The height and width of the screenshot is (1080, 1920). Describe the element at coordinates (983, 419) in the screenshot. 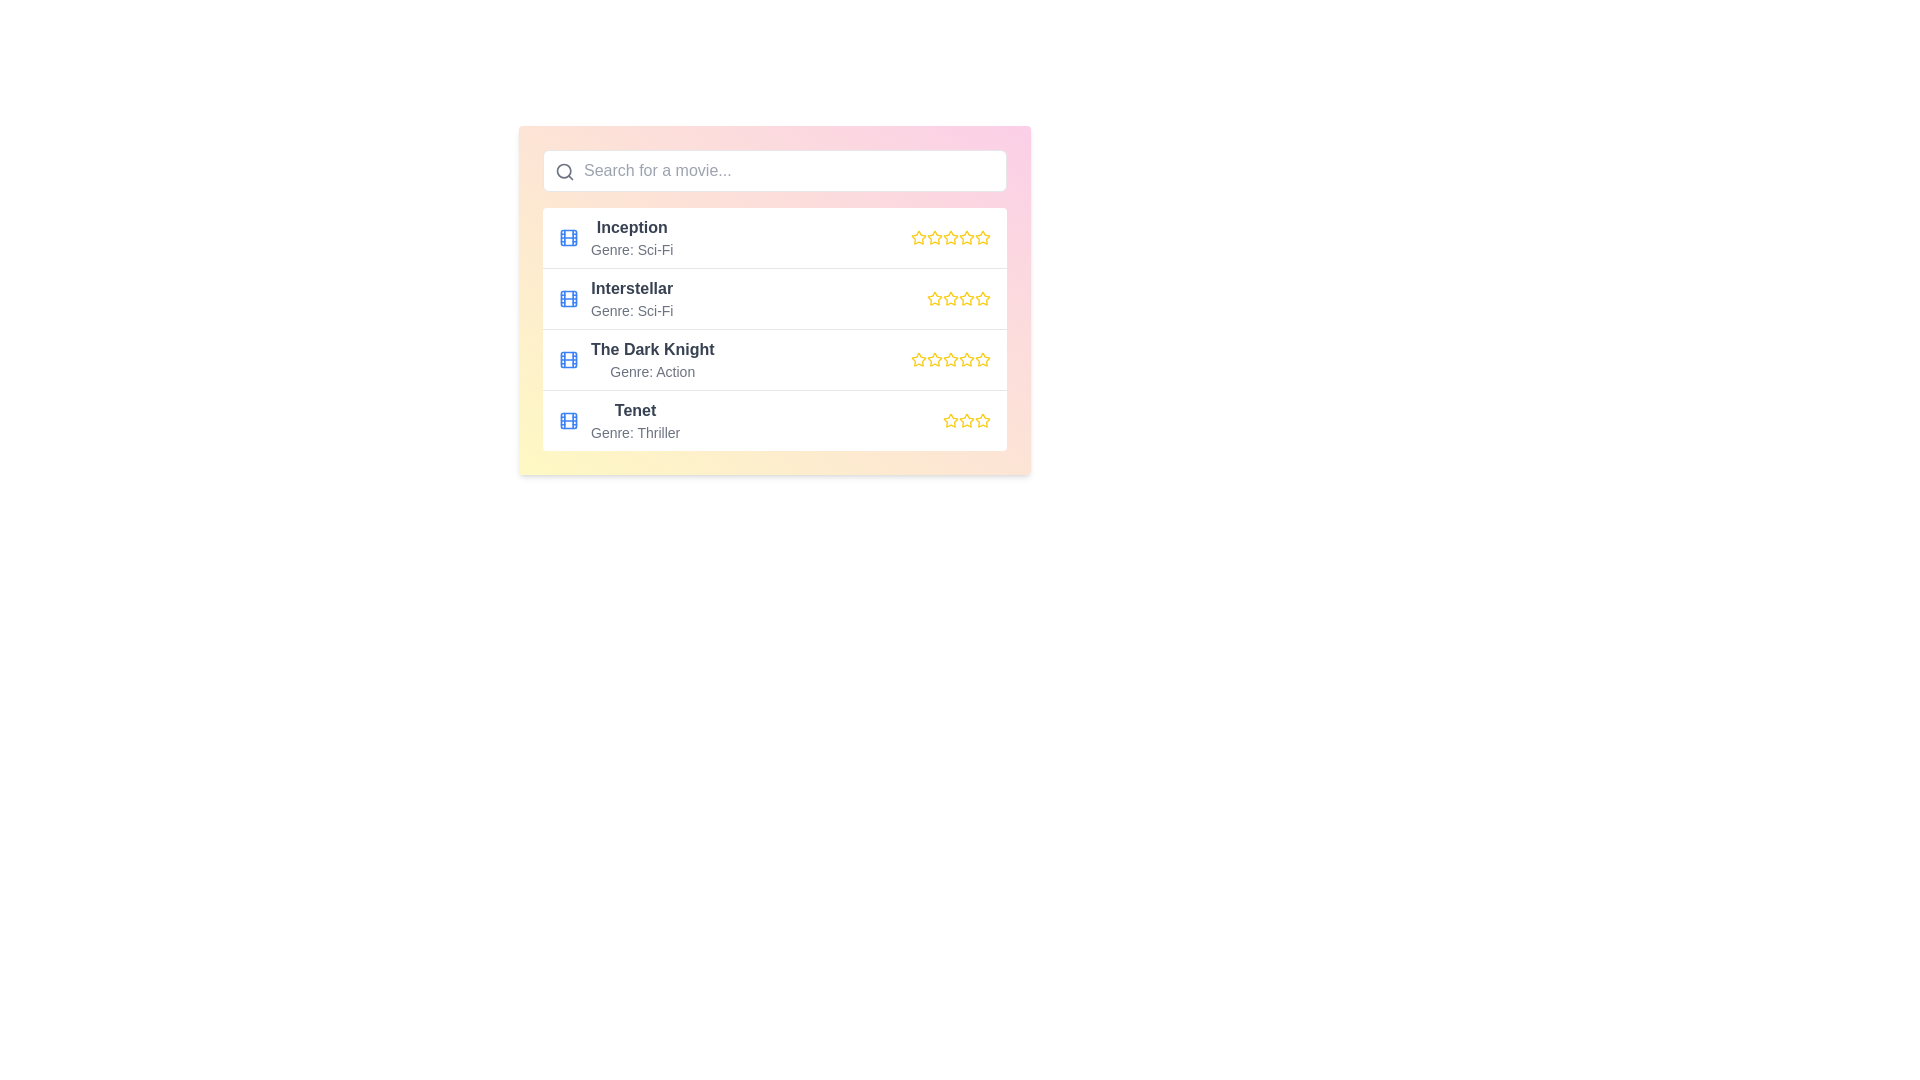

I see `the fifth star icon in the rating section for the movie 'Tenet'` at that location.